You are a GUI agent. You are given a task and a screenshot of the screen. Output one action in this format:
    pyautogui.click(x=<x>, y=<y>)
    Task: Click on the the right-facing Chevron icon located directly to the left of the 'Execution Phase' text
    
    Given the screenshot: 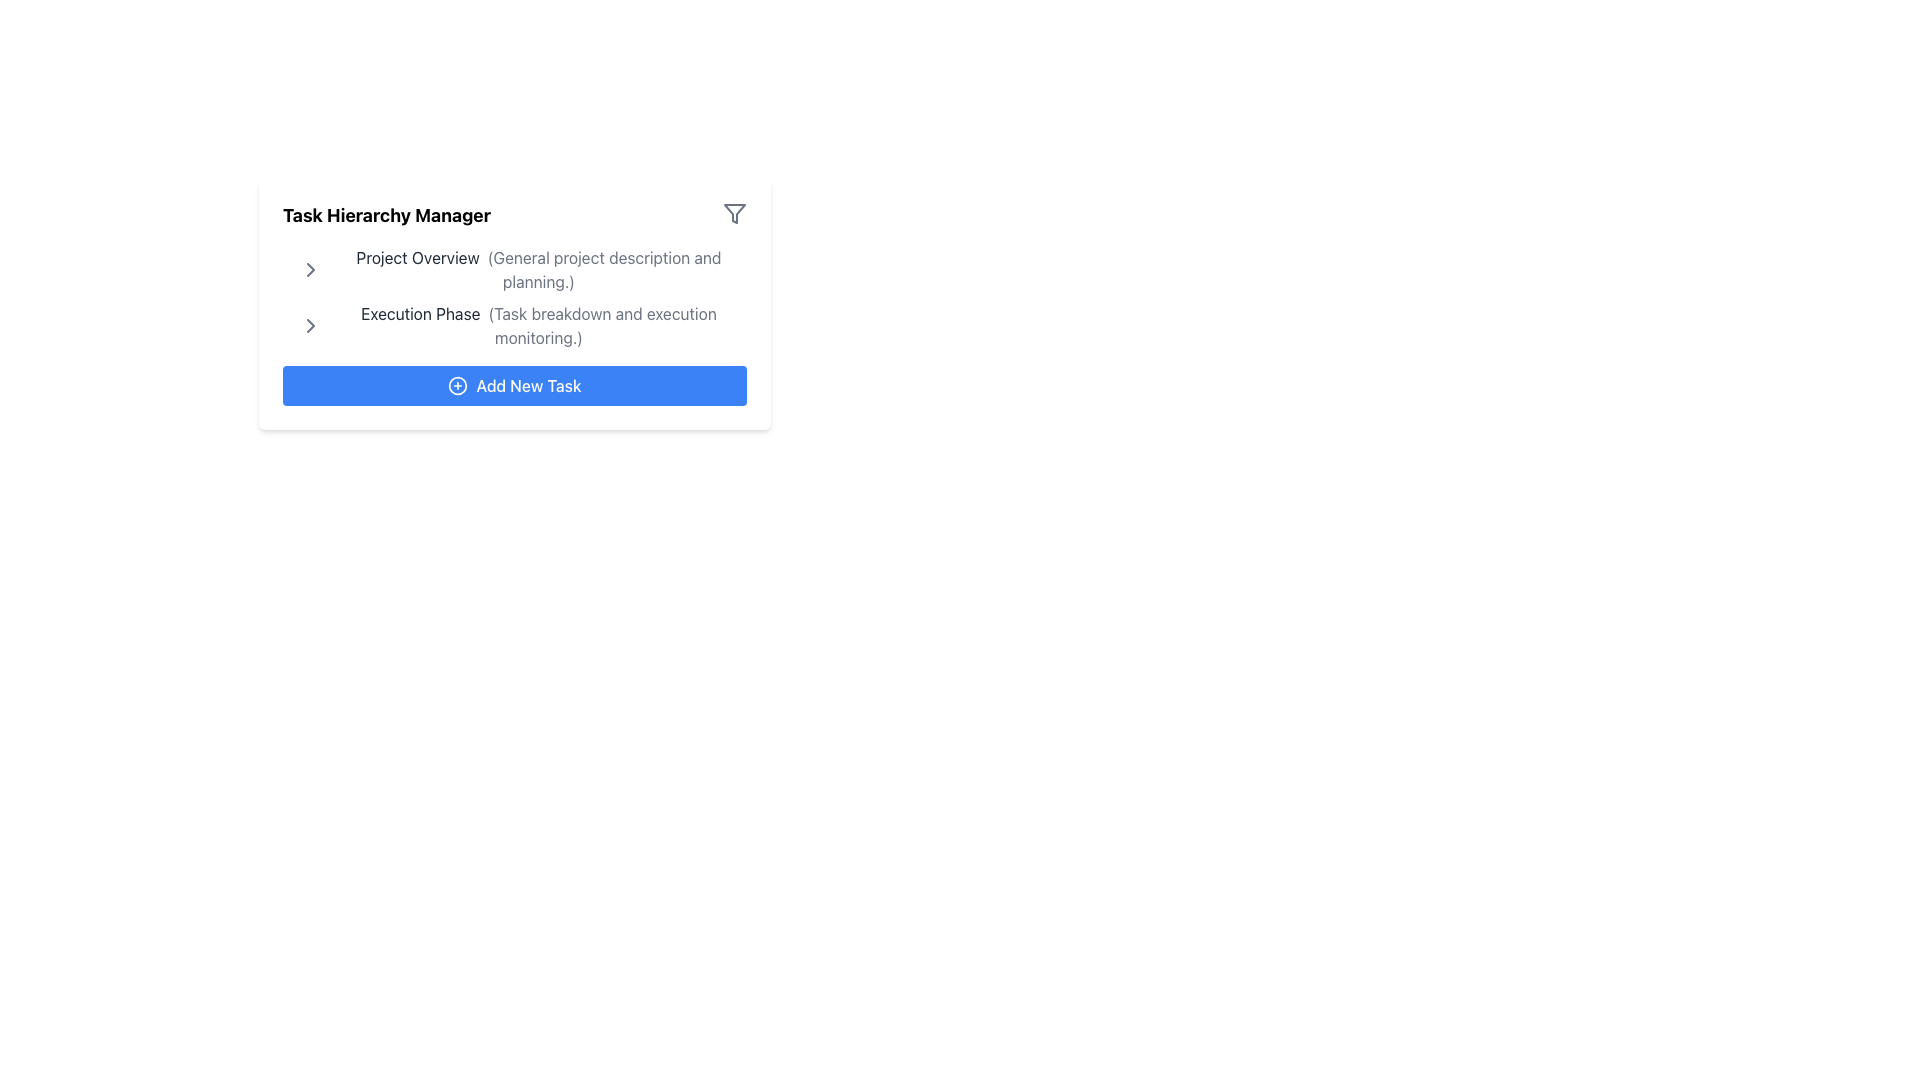 What is the action you would take?
    pyautogui.click(x=310, y=270)
    